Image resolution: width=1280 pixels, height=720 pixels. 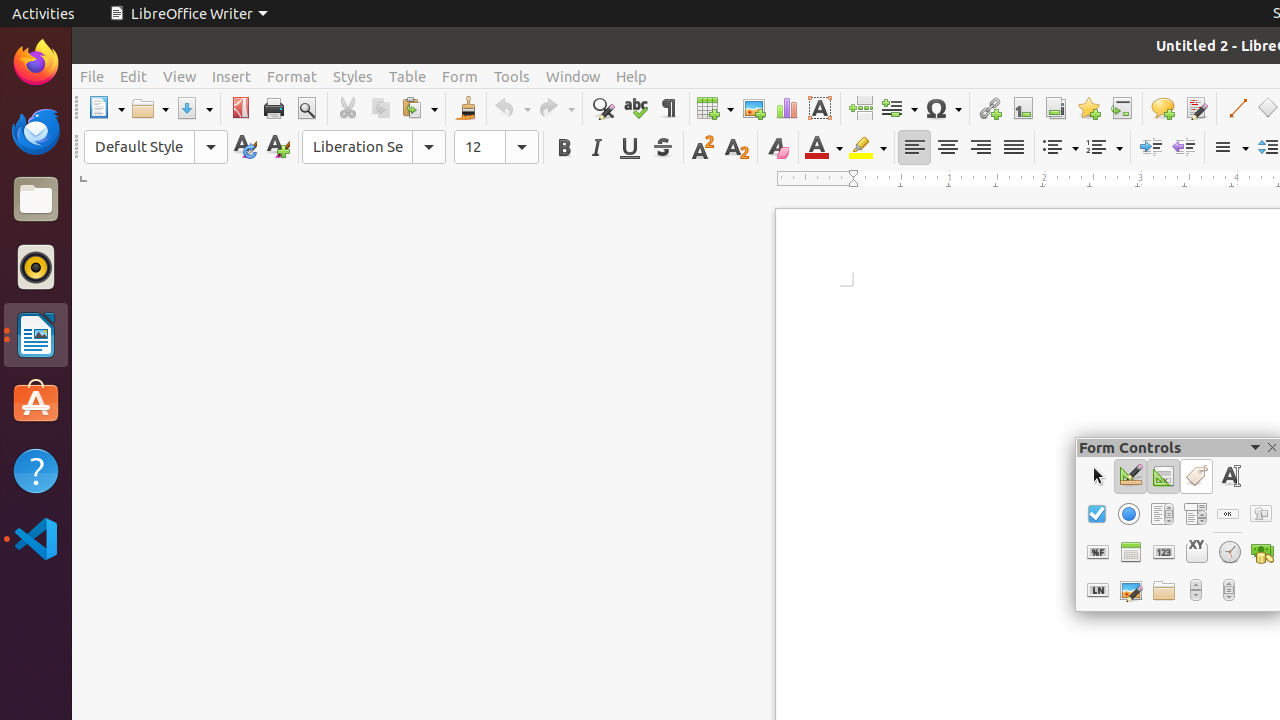 I want to click on 'Text Box', so click(x=1228, y=476).